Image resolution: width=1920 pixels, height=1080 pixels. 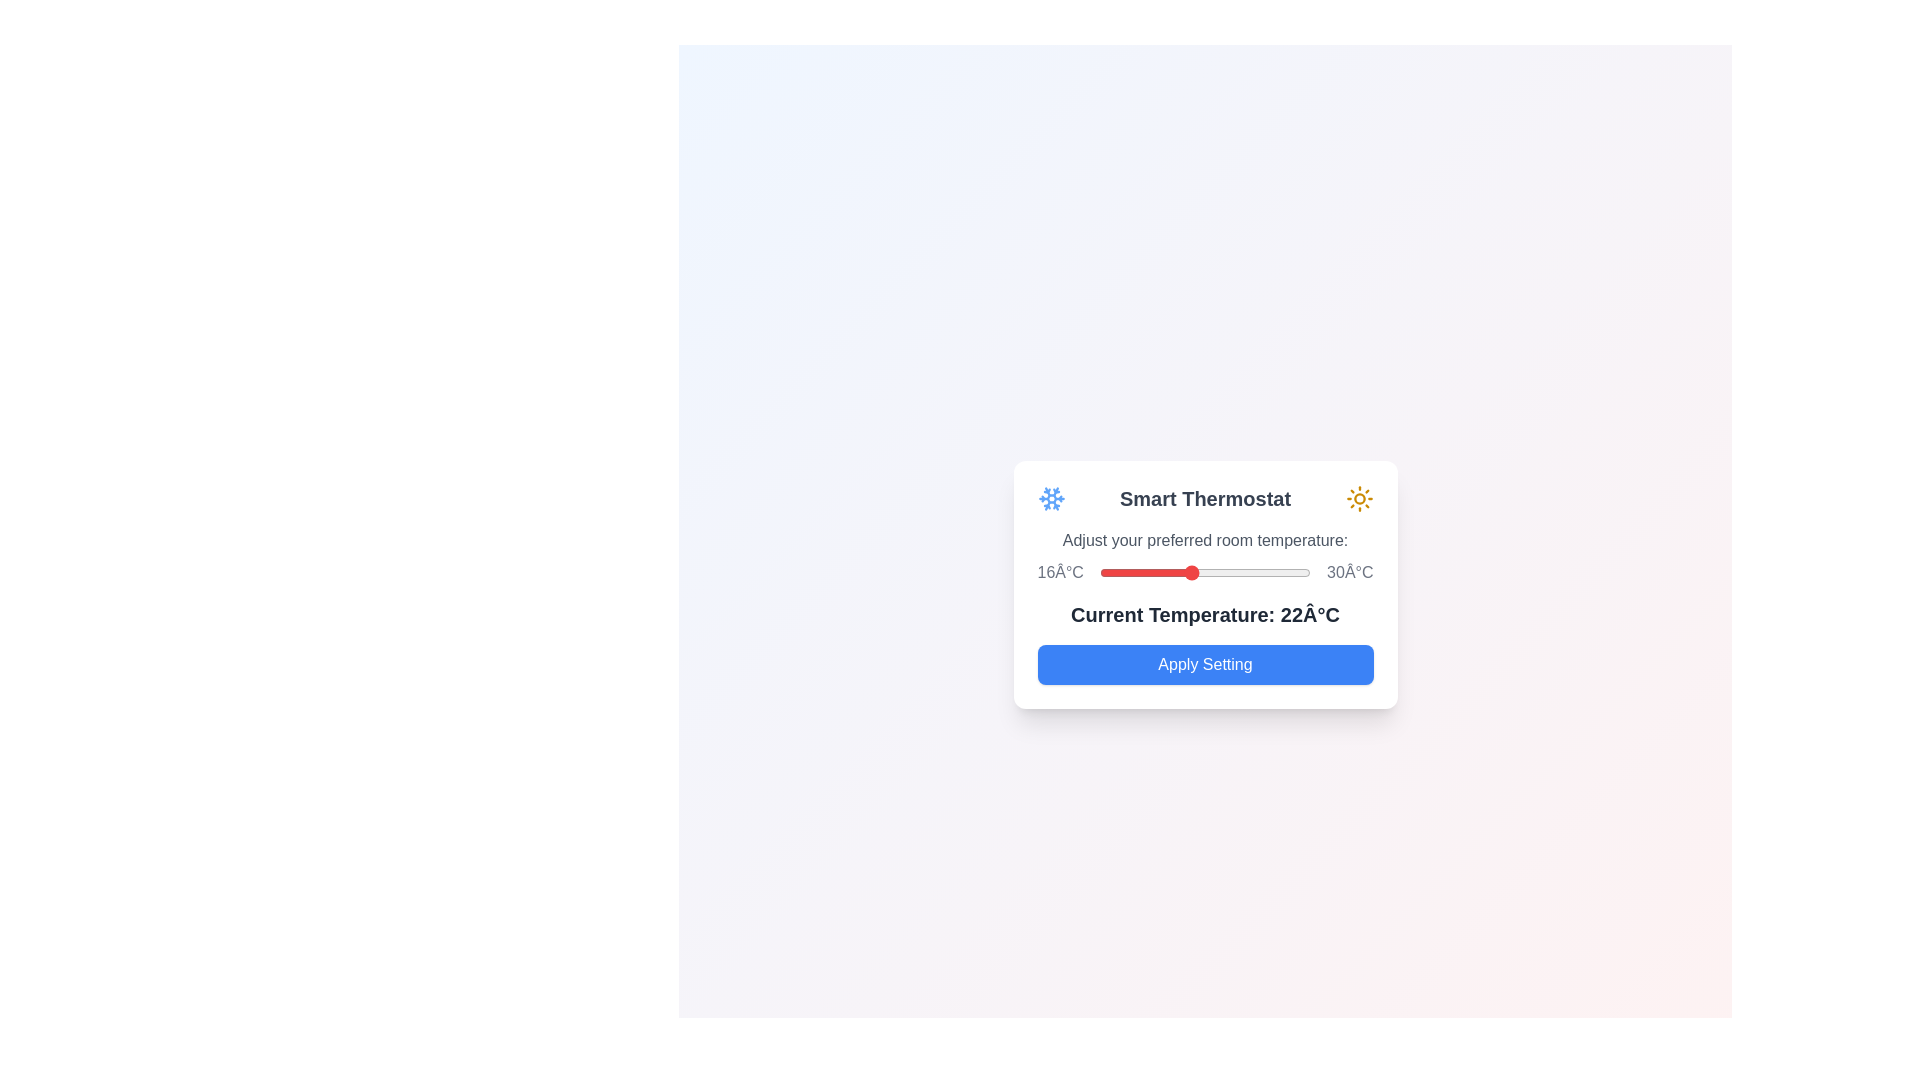 I want to click on the temperature to 19°C using the slider, so click(x=1145, y=573).